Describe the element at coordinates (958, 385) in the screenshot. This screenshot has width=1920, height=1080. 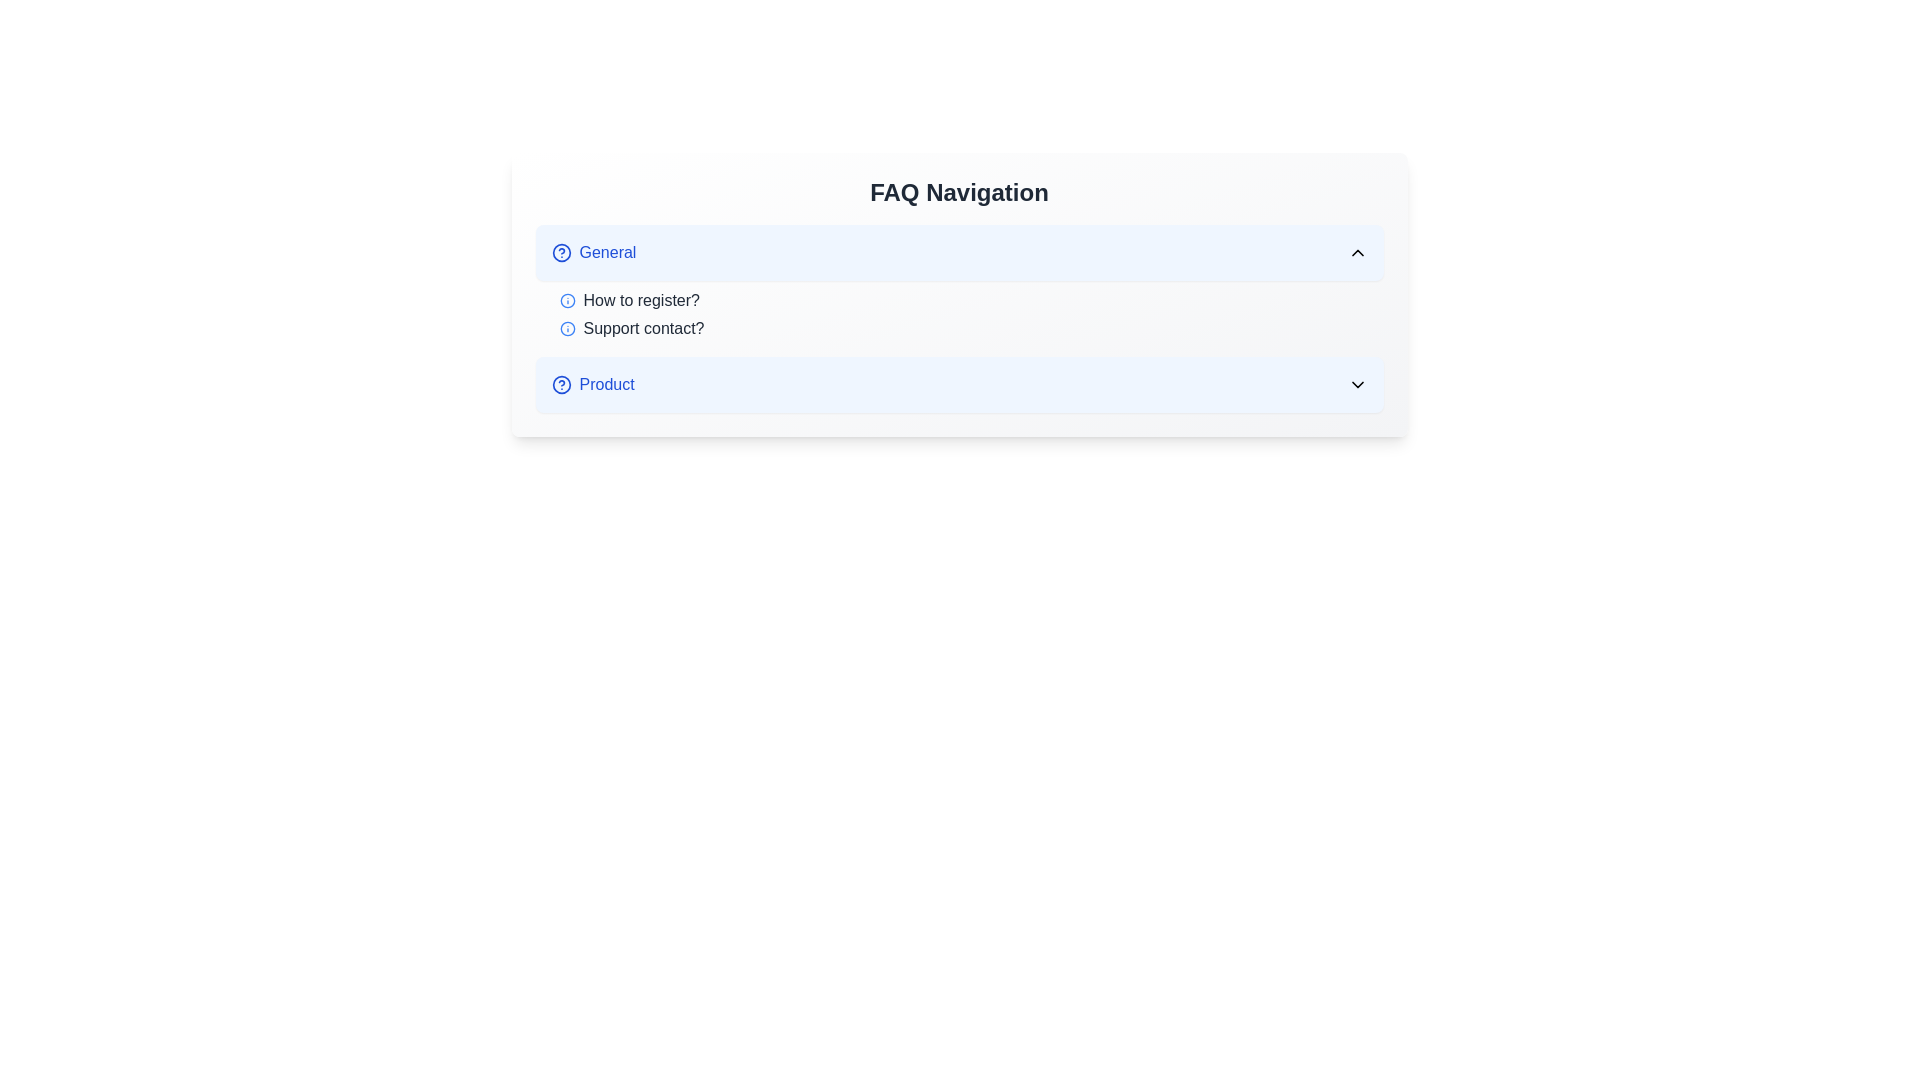
I see `the third button in the FAQ navigation list for 'Product' to trigger a visual reaction` at that location.